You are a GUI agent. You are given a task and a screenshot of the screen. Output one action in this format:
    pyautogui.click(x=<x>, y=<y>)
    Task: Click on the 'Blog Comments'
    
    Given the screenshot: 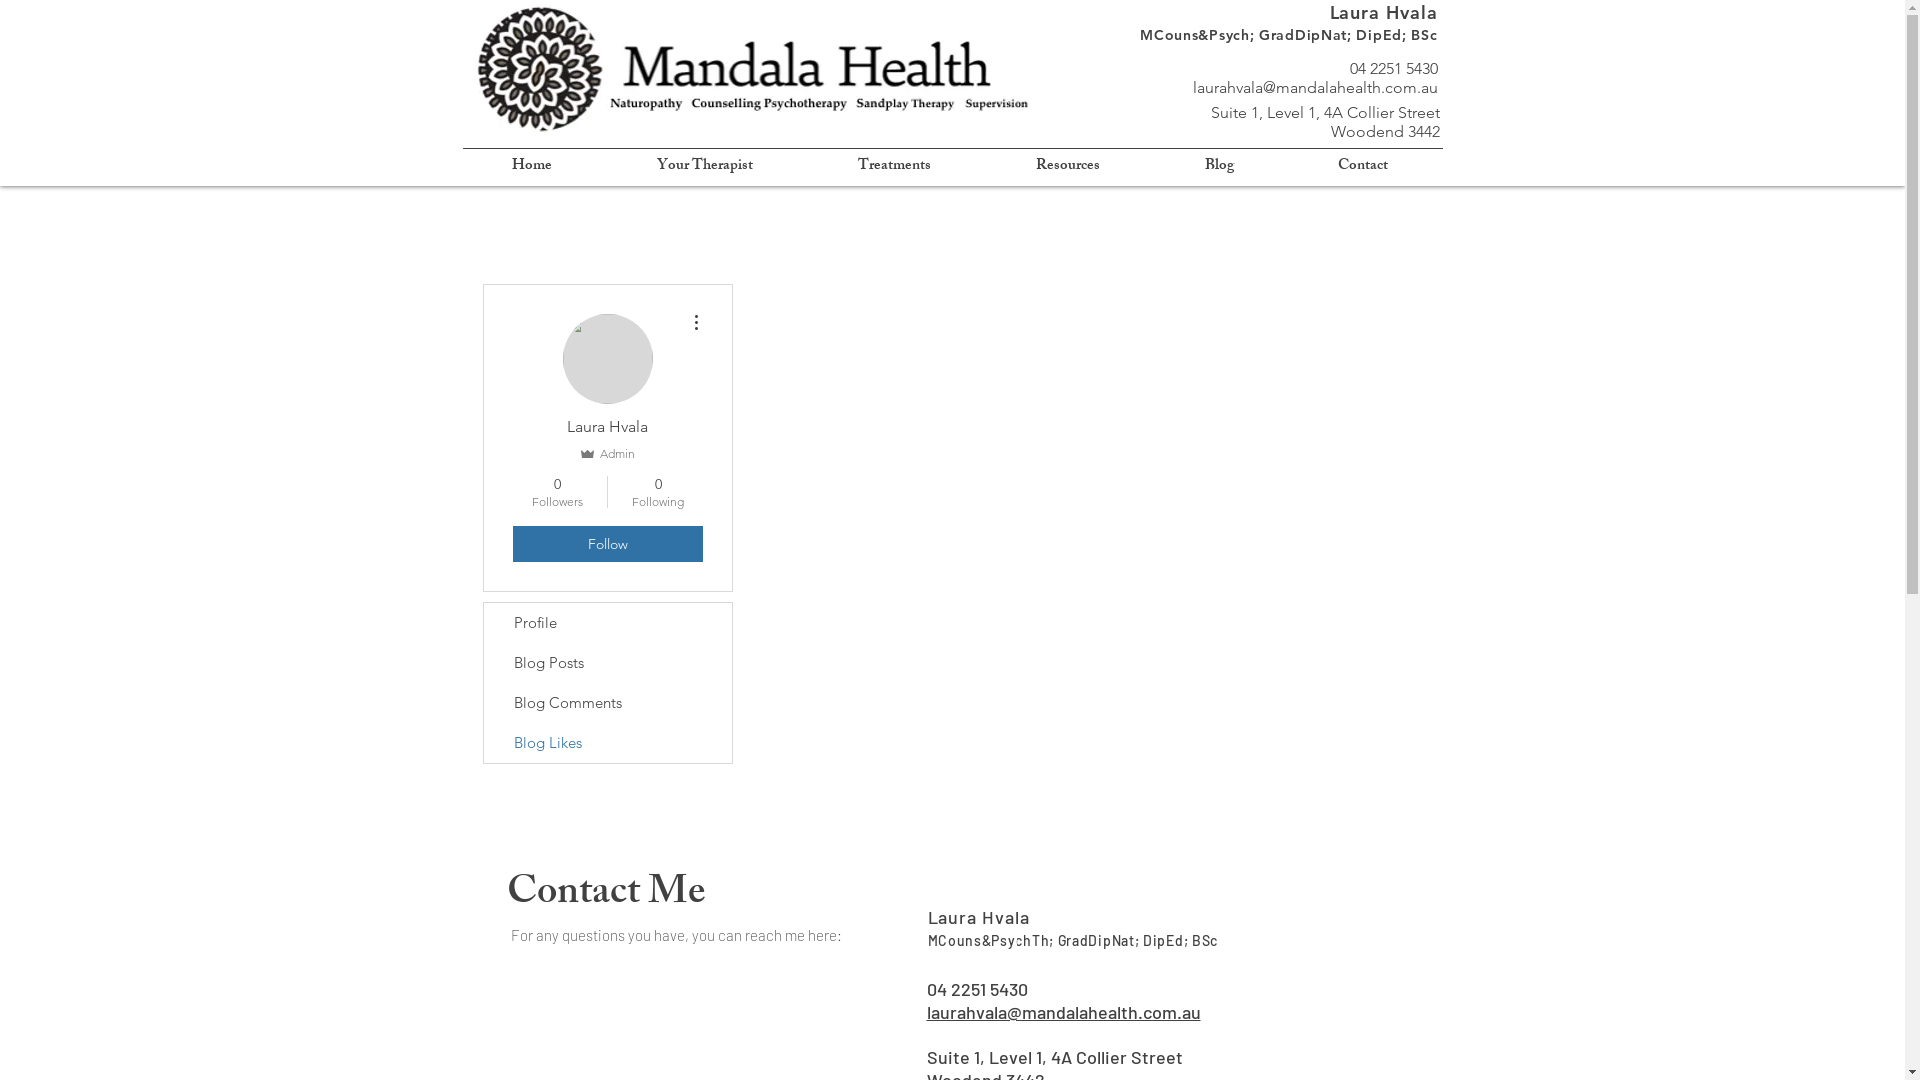 What is the action you would take?
    pyautogui.click(x=607, y=701)
    